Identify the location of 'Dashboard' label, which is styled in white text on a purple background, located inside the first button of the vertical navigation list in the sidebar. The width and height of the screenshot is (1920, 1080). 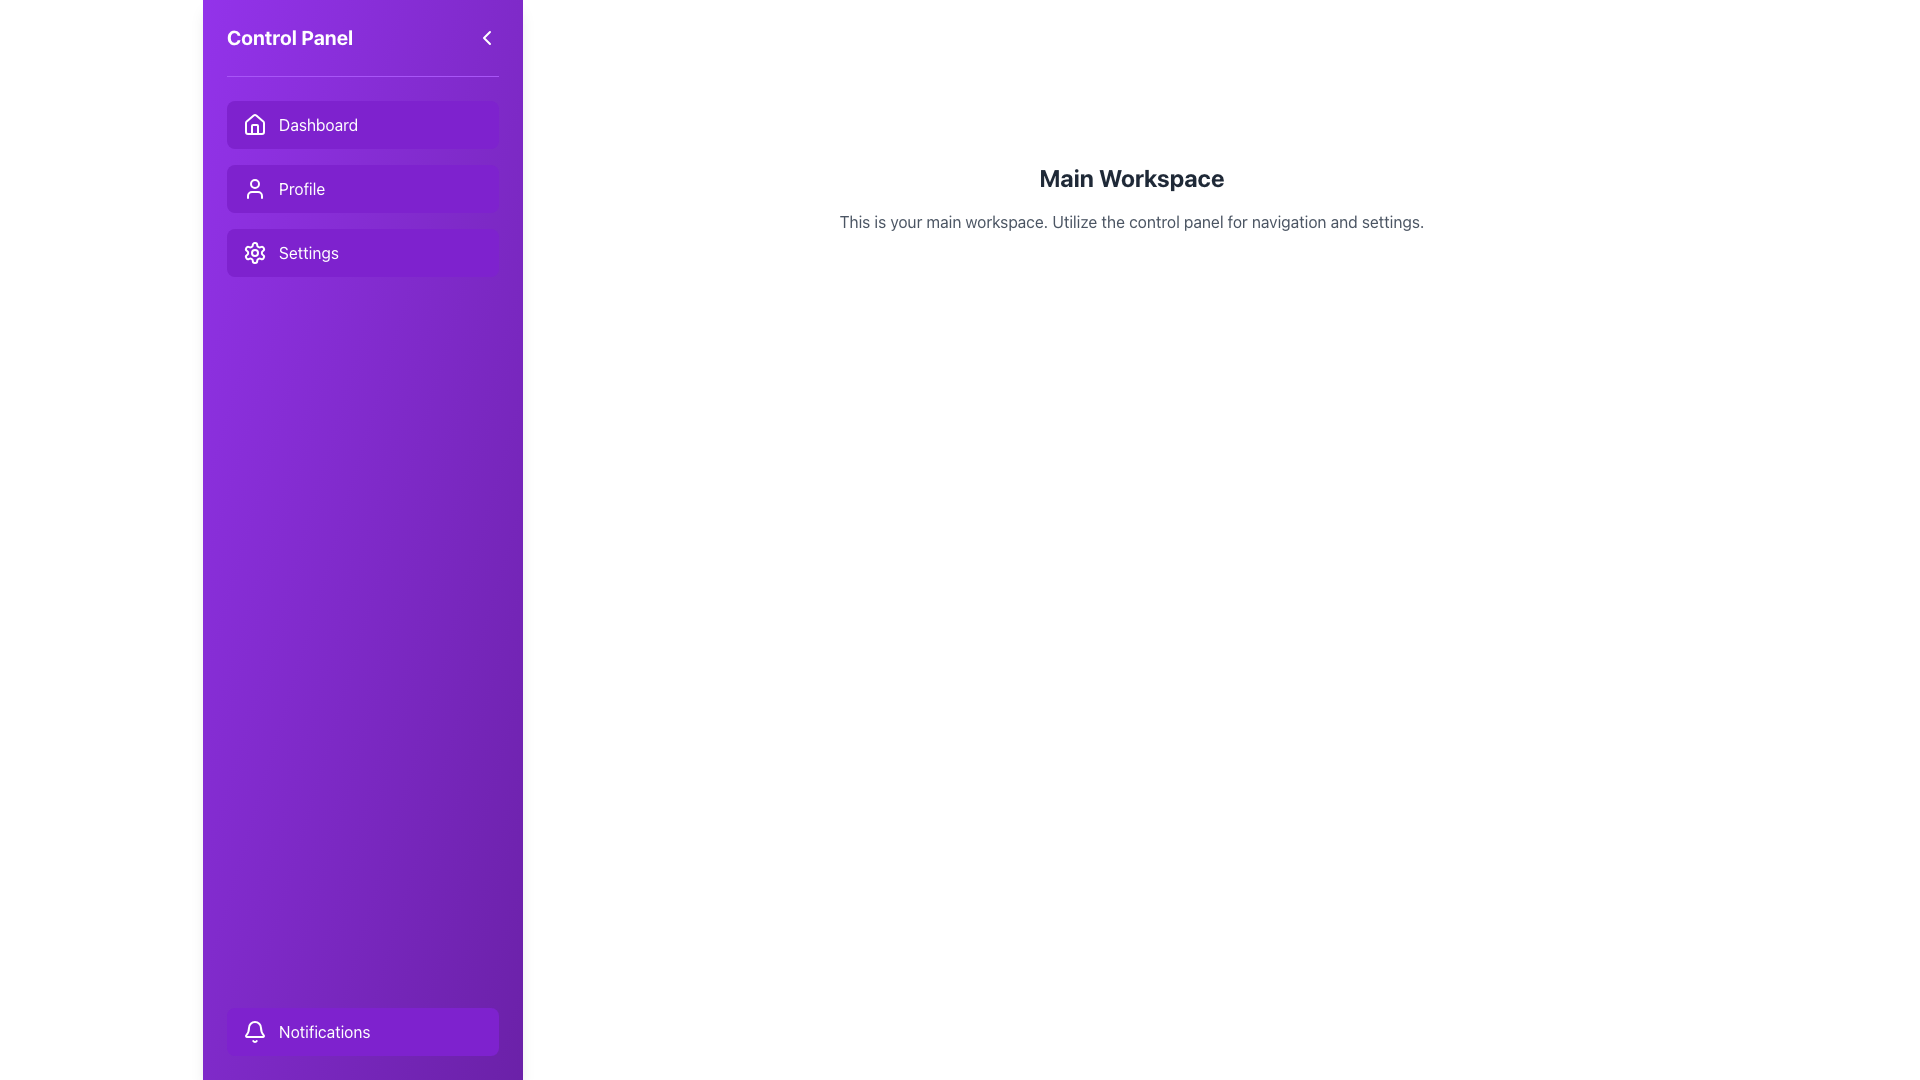
(317, 124).